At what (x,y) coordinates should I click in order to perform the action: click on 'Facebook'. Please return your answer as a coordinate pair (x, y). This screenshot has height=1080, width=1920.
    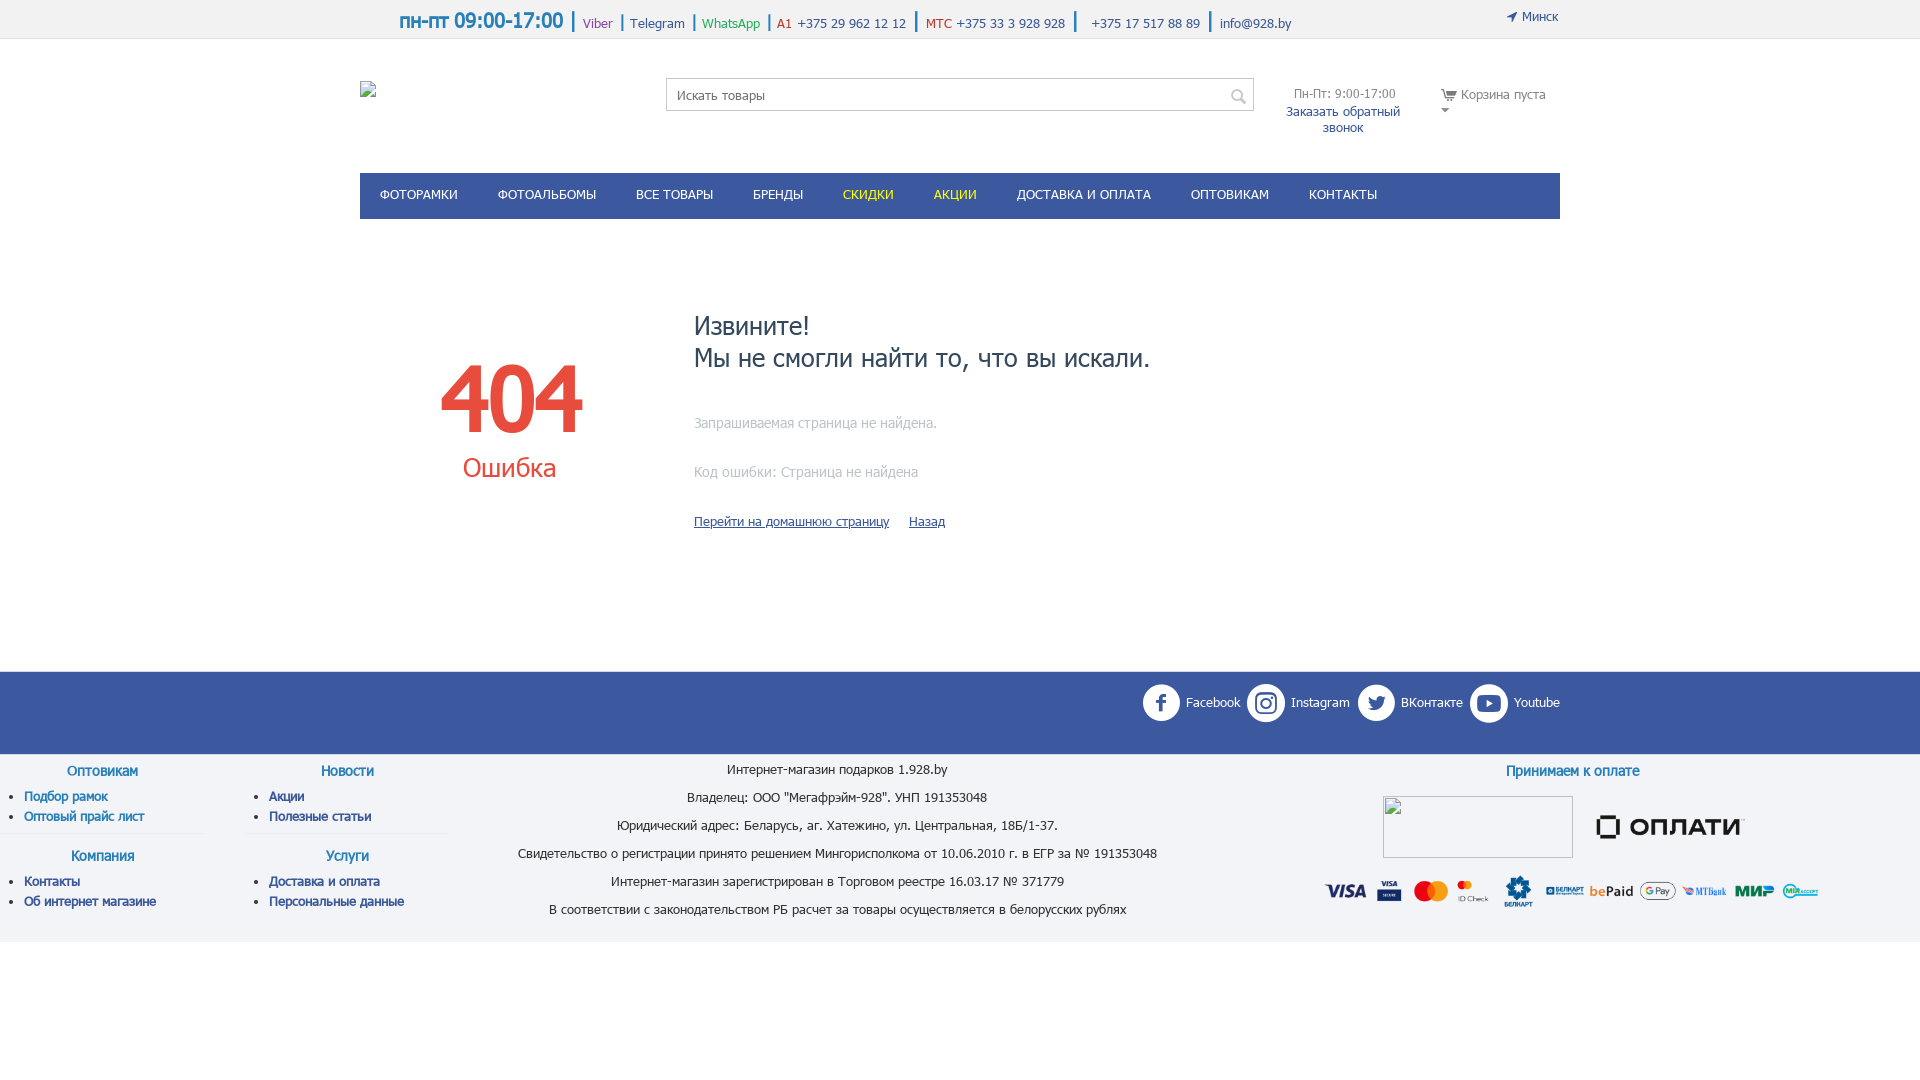
    Looking at the image, I should click on (1190, 701).